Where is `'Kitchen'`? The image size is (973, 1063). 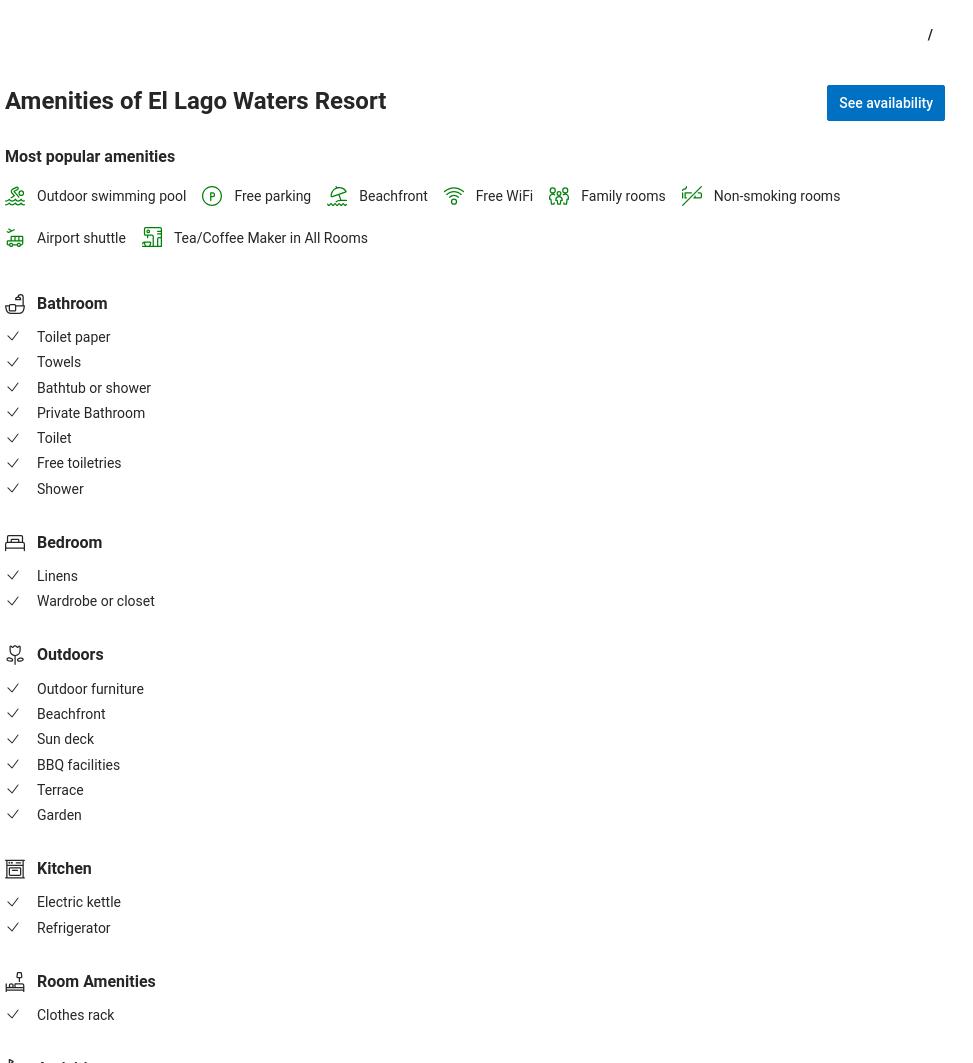 'Kitchen' is located at coordinates (64, 867).